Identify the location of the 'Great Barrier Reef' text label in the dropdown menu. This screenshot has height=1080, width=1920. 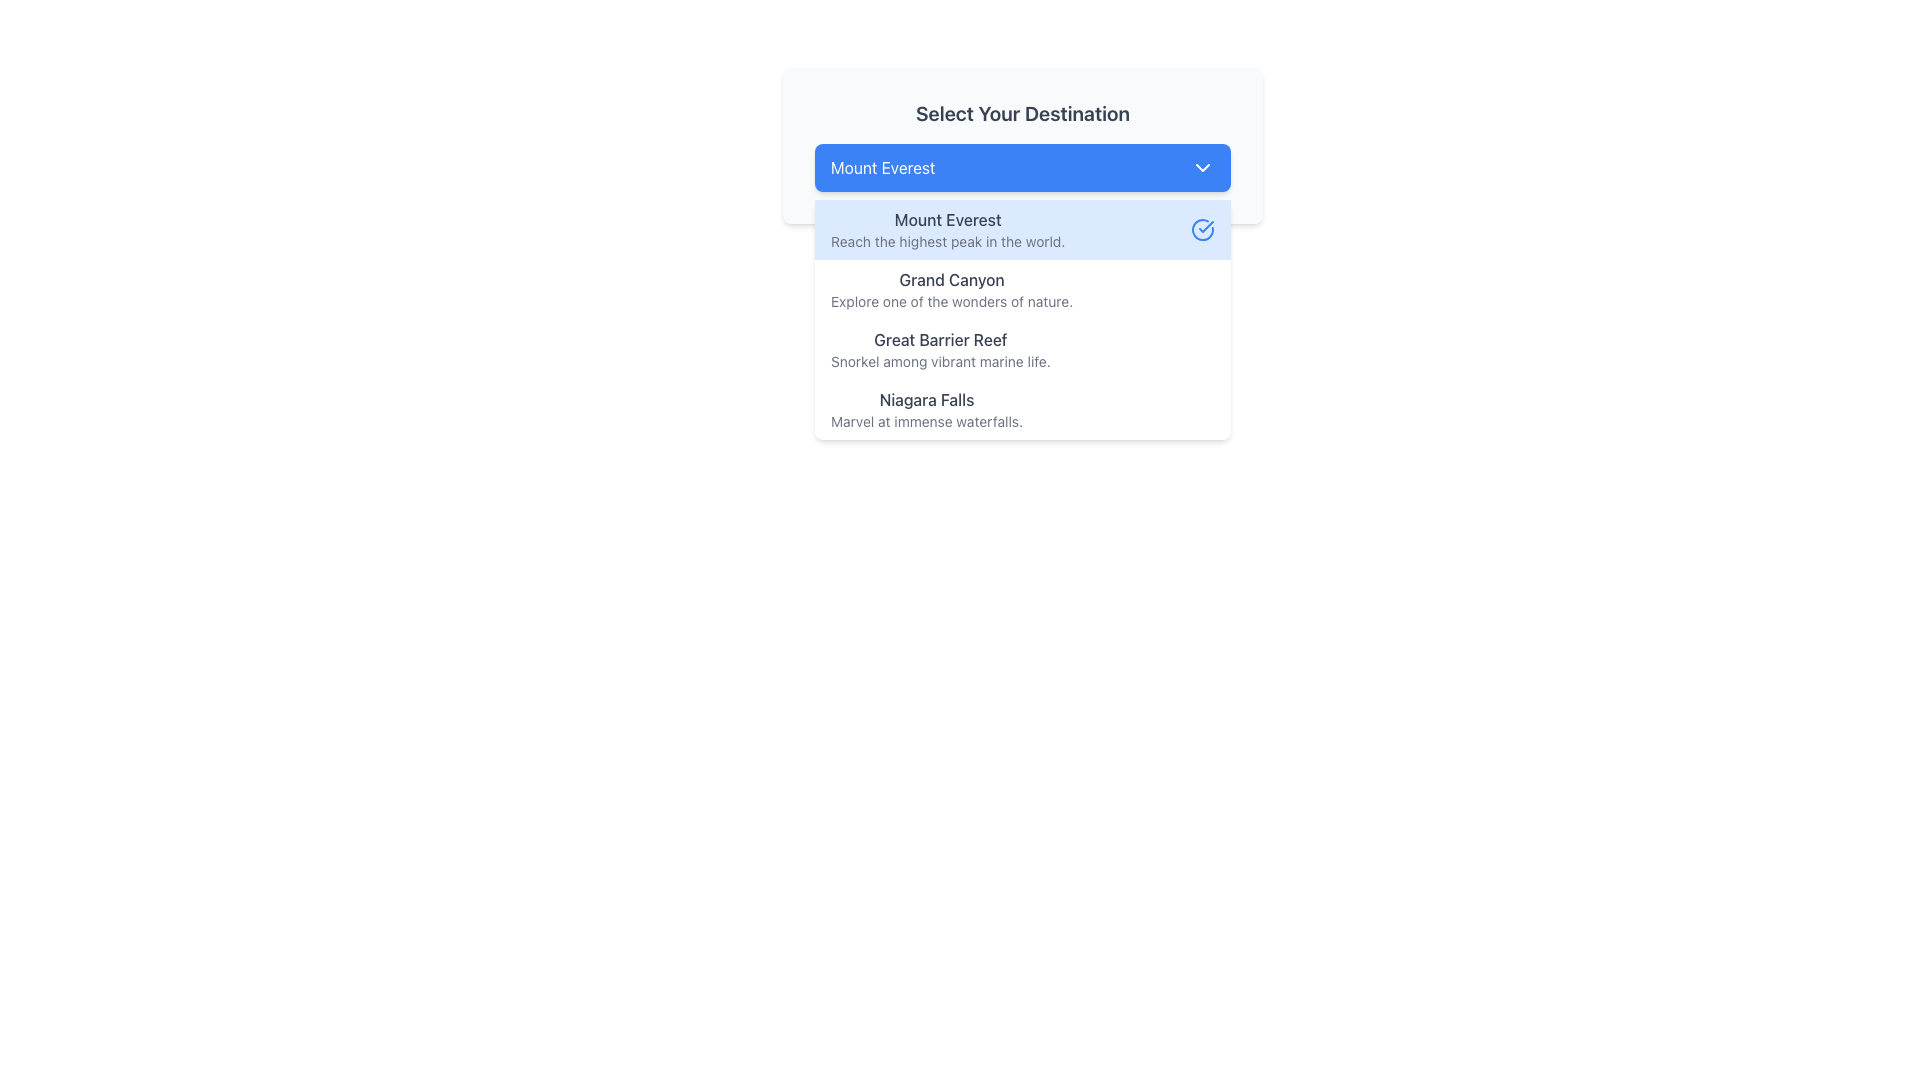
(939, 338).